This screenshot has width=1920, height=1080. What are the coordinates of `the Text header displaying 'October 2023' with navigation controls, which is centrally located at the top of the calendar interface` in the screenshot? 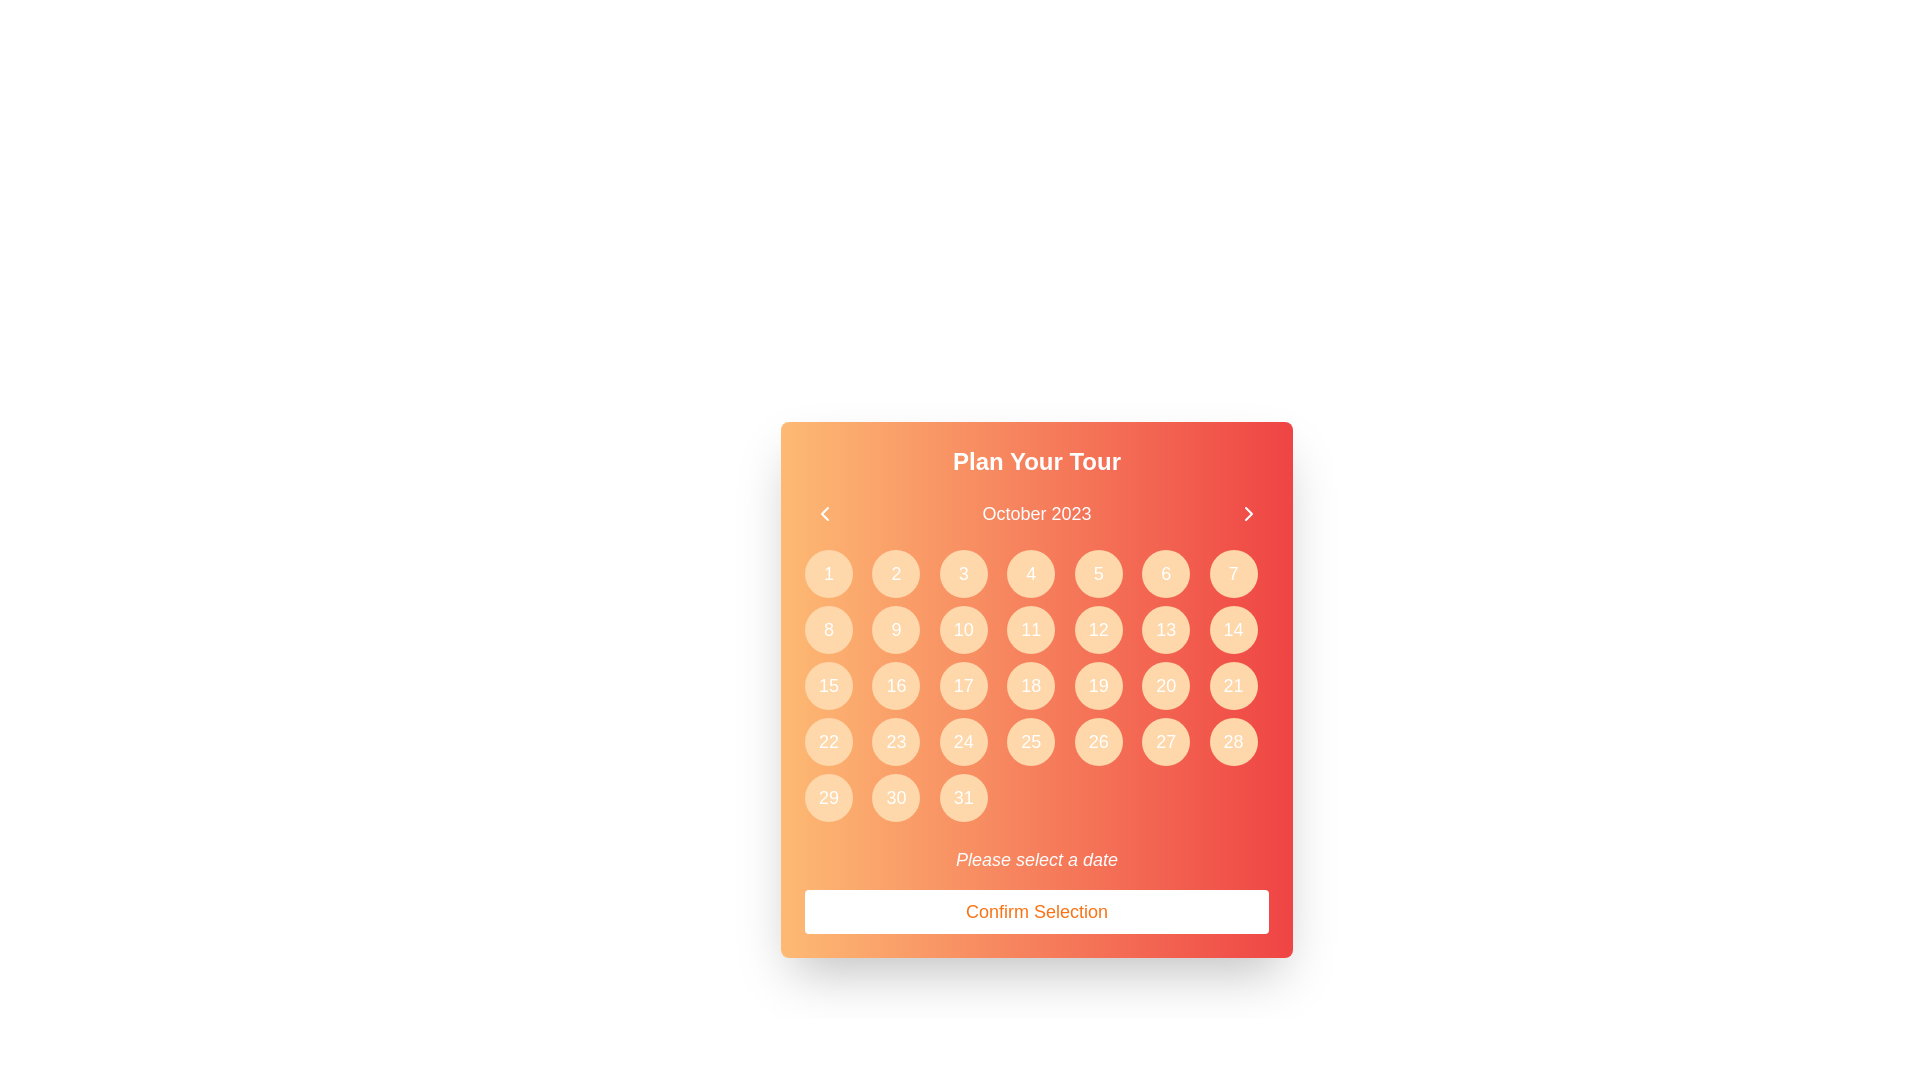 It's located at (1036, 512).